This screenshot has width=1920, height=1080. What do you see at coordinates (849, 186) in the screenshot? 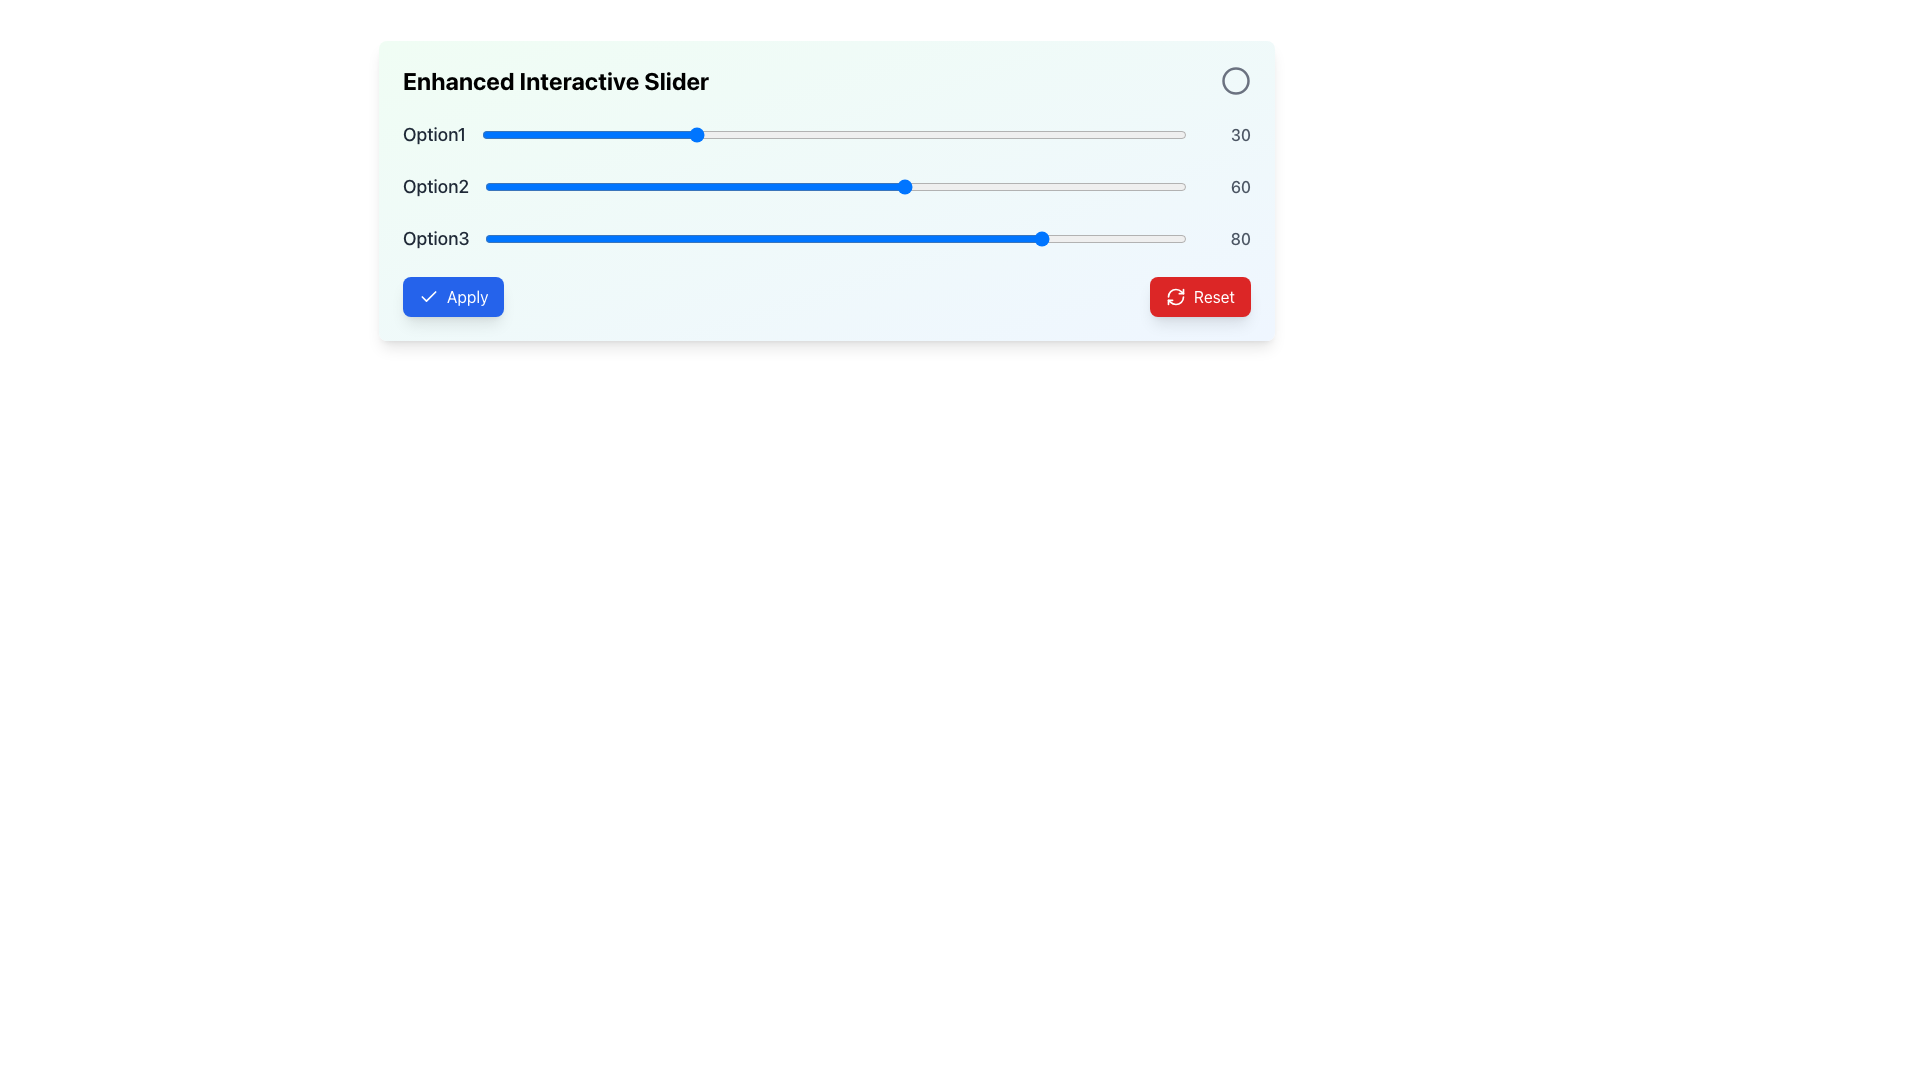
I see `slider` at bounding box center [849, 186].